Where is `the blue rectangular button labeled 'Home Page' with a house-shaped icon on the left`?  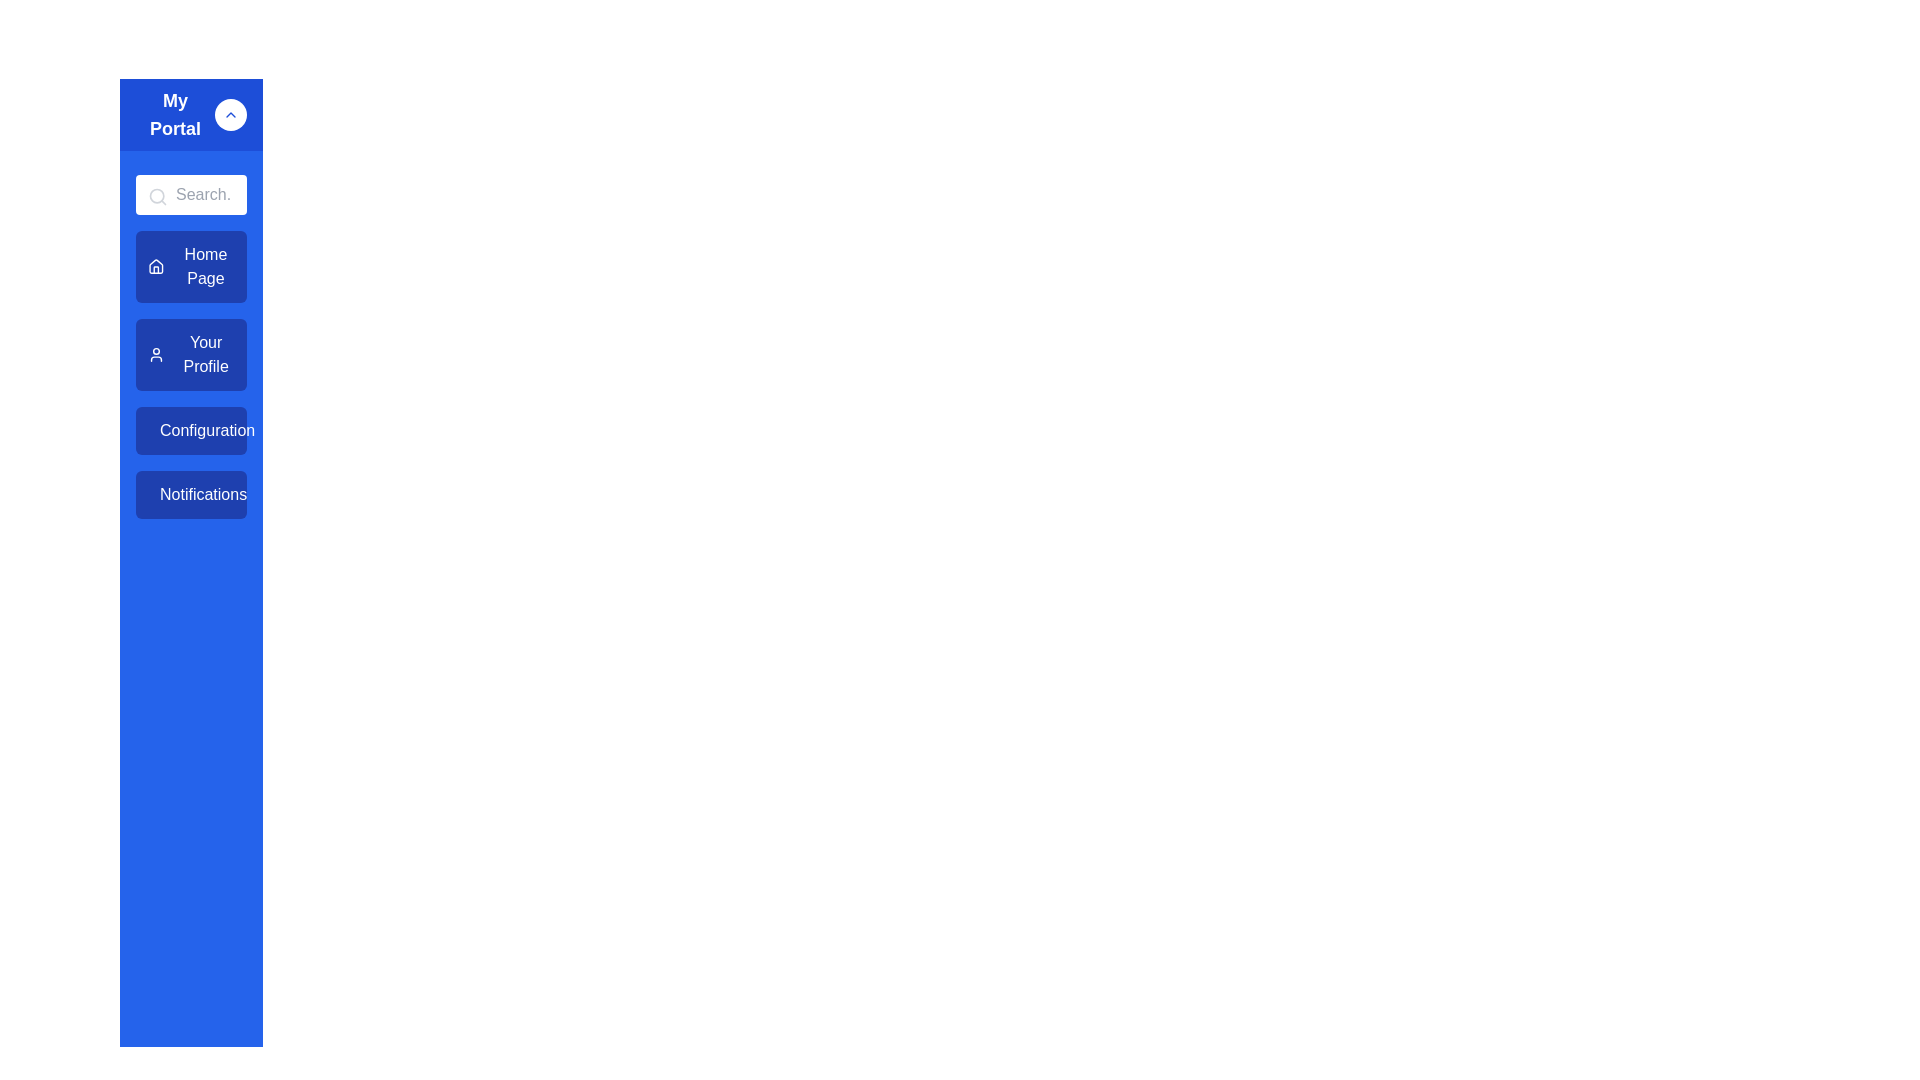
the blue rectangular button labeled 'Home Page' with a house-shaped icon on the left is located at coordinates (191, 265).